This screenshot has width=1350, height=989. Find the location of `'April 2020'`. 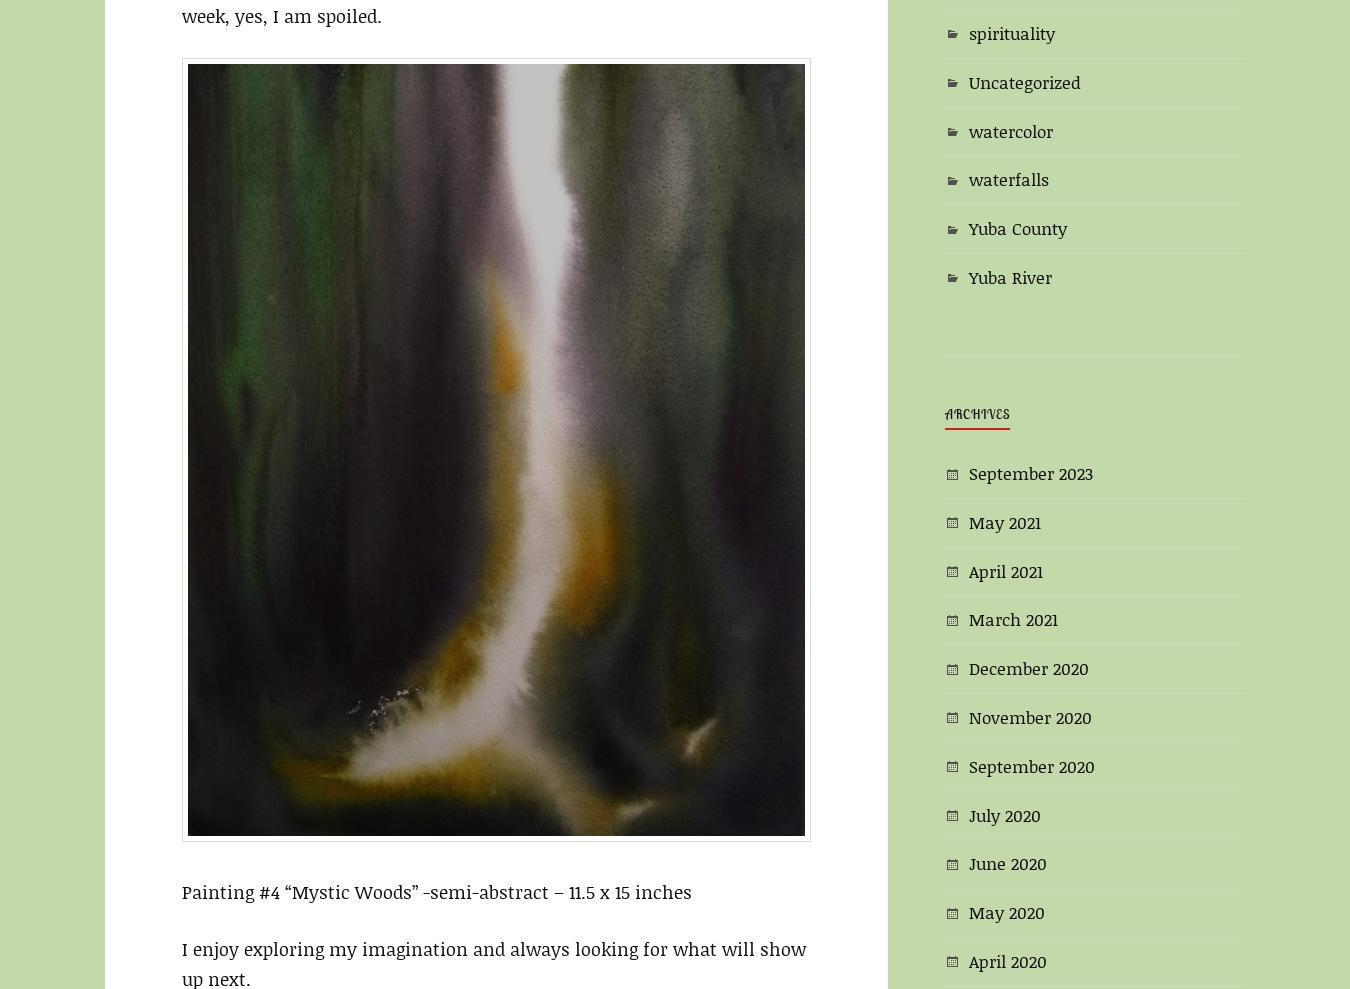

'April 2020' is located at coordinates (1007, 960).